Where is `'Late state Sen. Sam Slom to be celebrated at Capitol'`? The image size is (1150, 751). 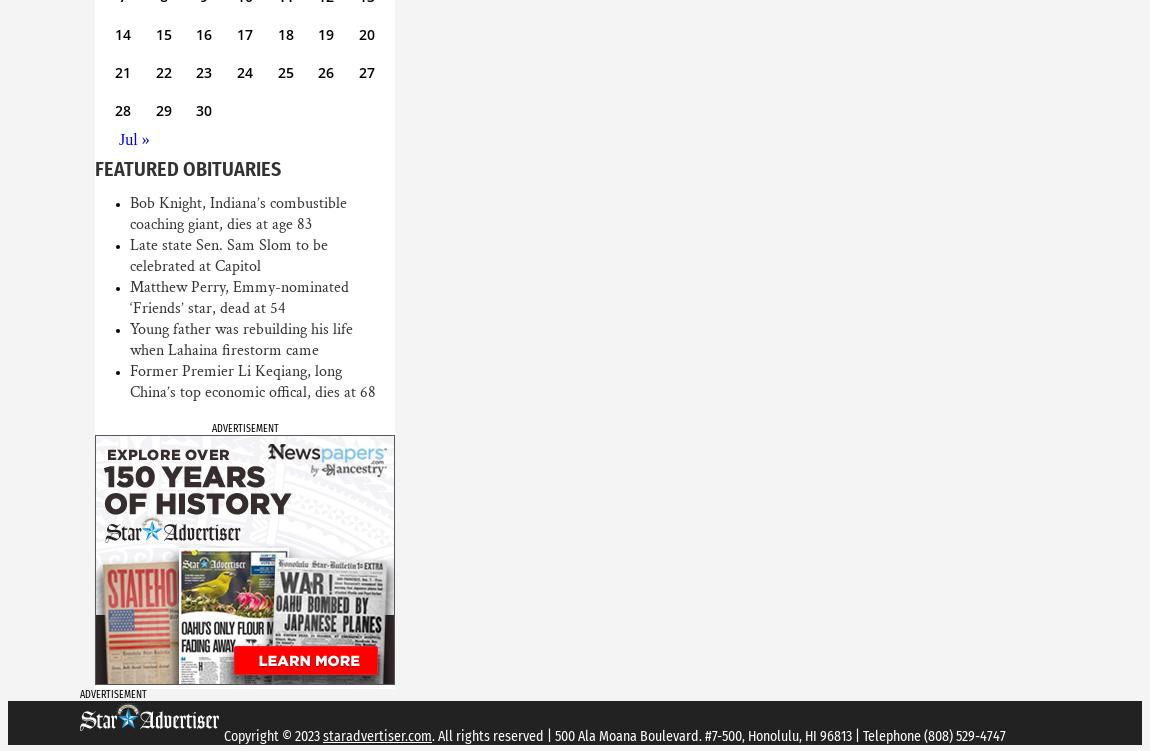
'Late state Sen. Sam Slom to be celebrated at Capitol' is located at coordinates (128, 255).